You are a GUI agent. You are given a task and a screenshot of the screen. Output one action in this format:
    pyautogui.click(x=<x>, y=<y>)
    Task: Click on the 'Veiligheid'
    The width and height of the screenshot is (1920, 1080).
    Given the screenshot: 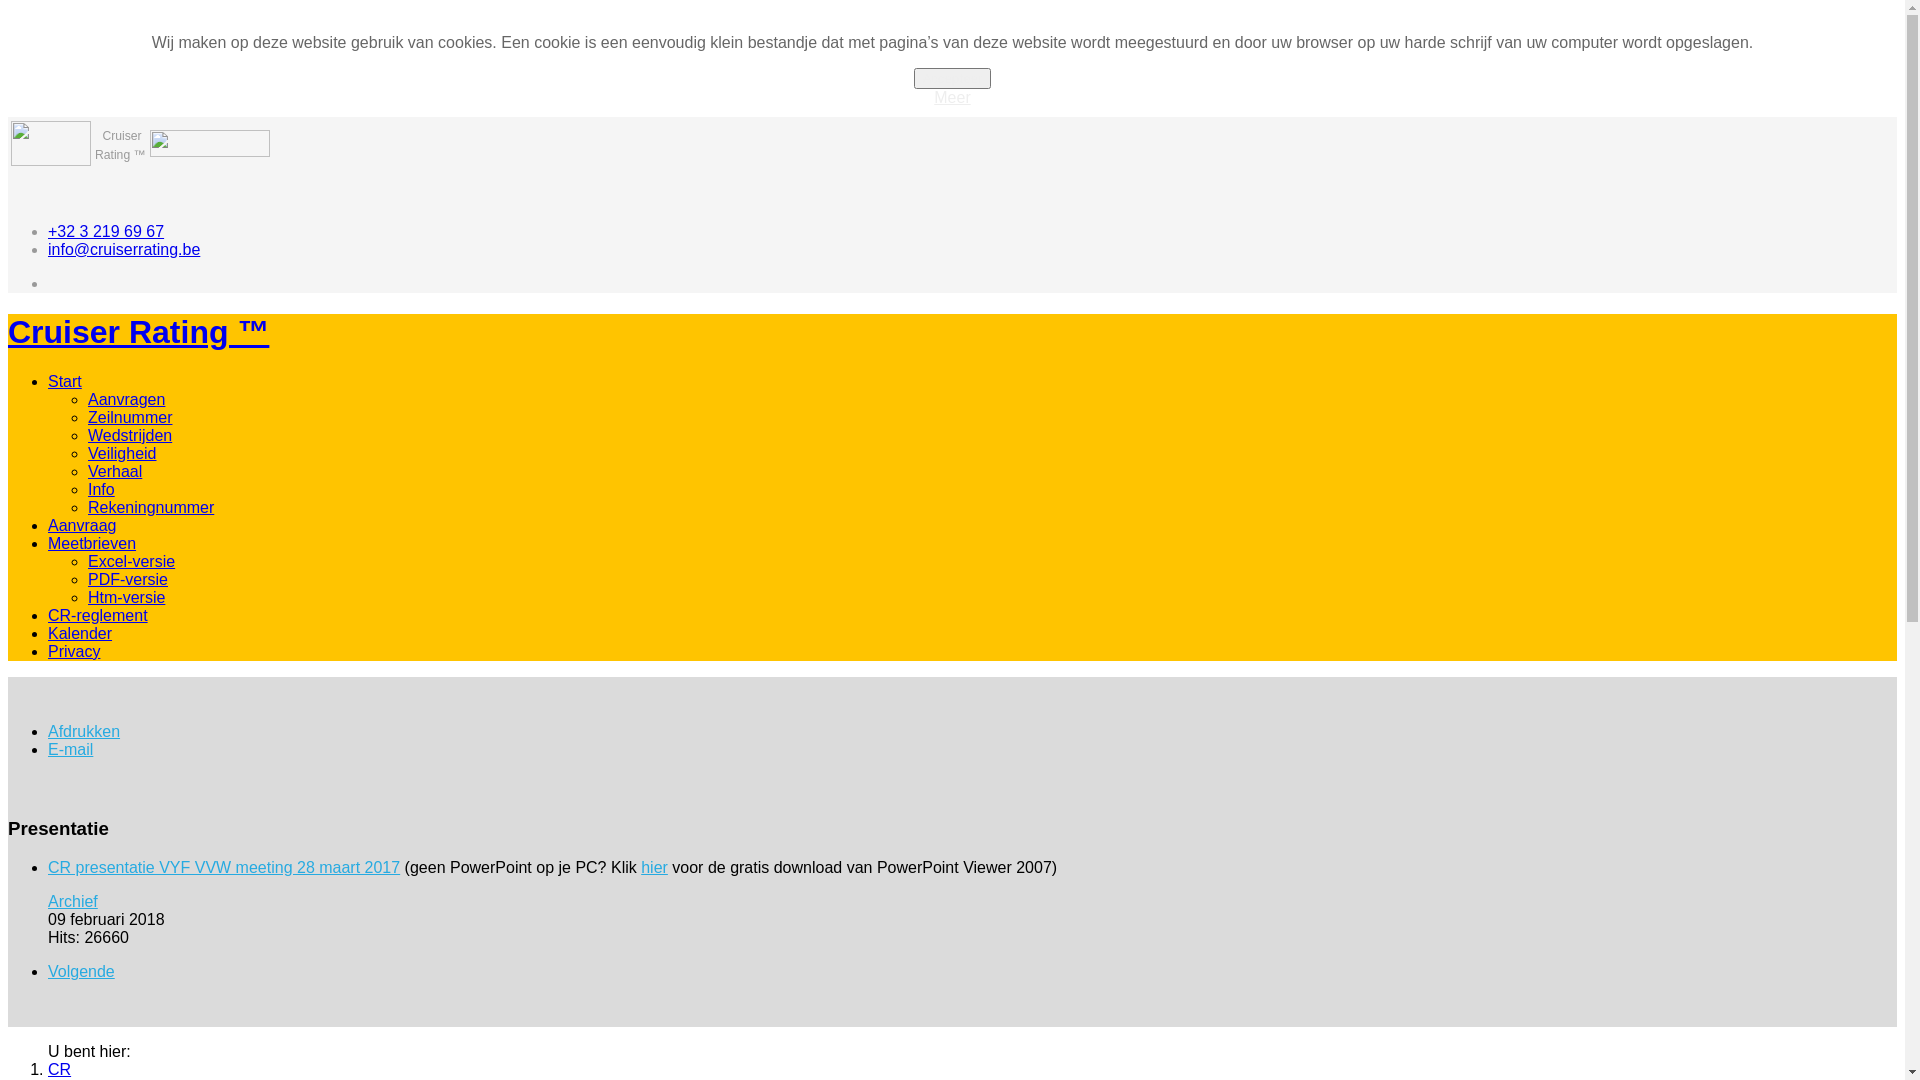 What is the action you would take?
    pyautogui.click(x=121, y=453)
    